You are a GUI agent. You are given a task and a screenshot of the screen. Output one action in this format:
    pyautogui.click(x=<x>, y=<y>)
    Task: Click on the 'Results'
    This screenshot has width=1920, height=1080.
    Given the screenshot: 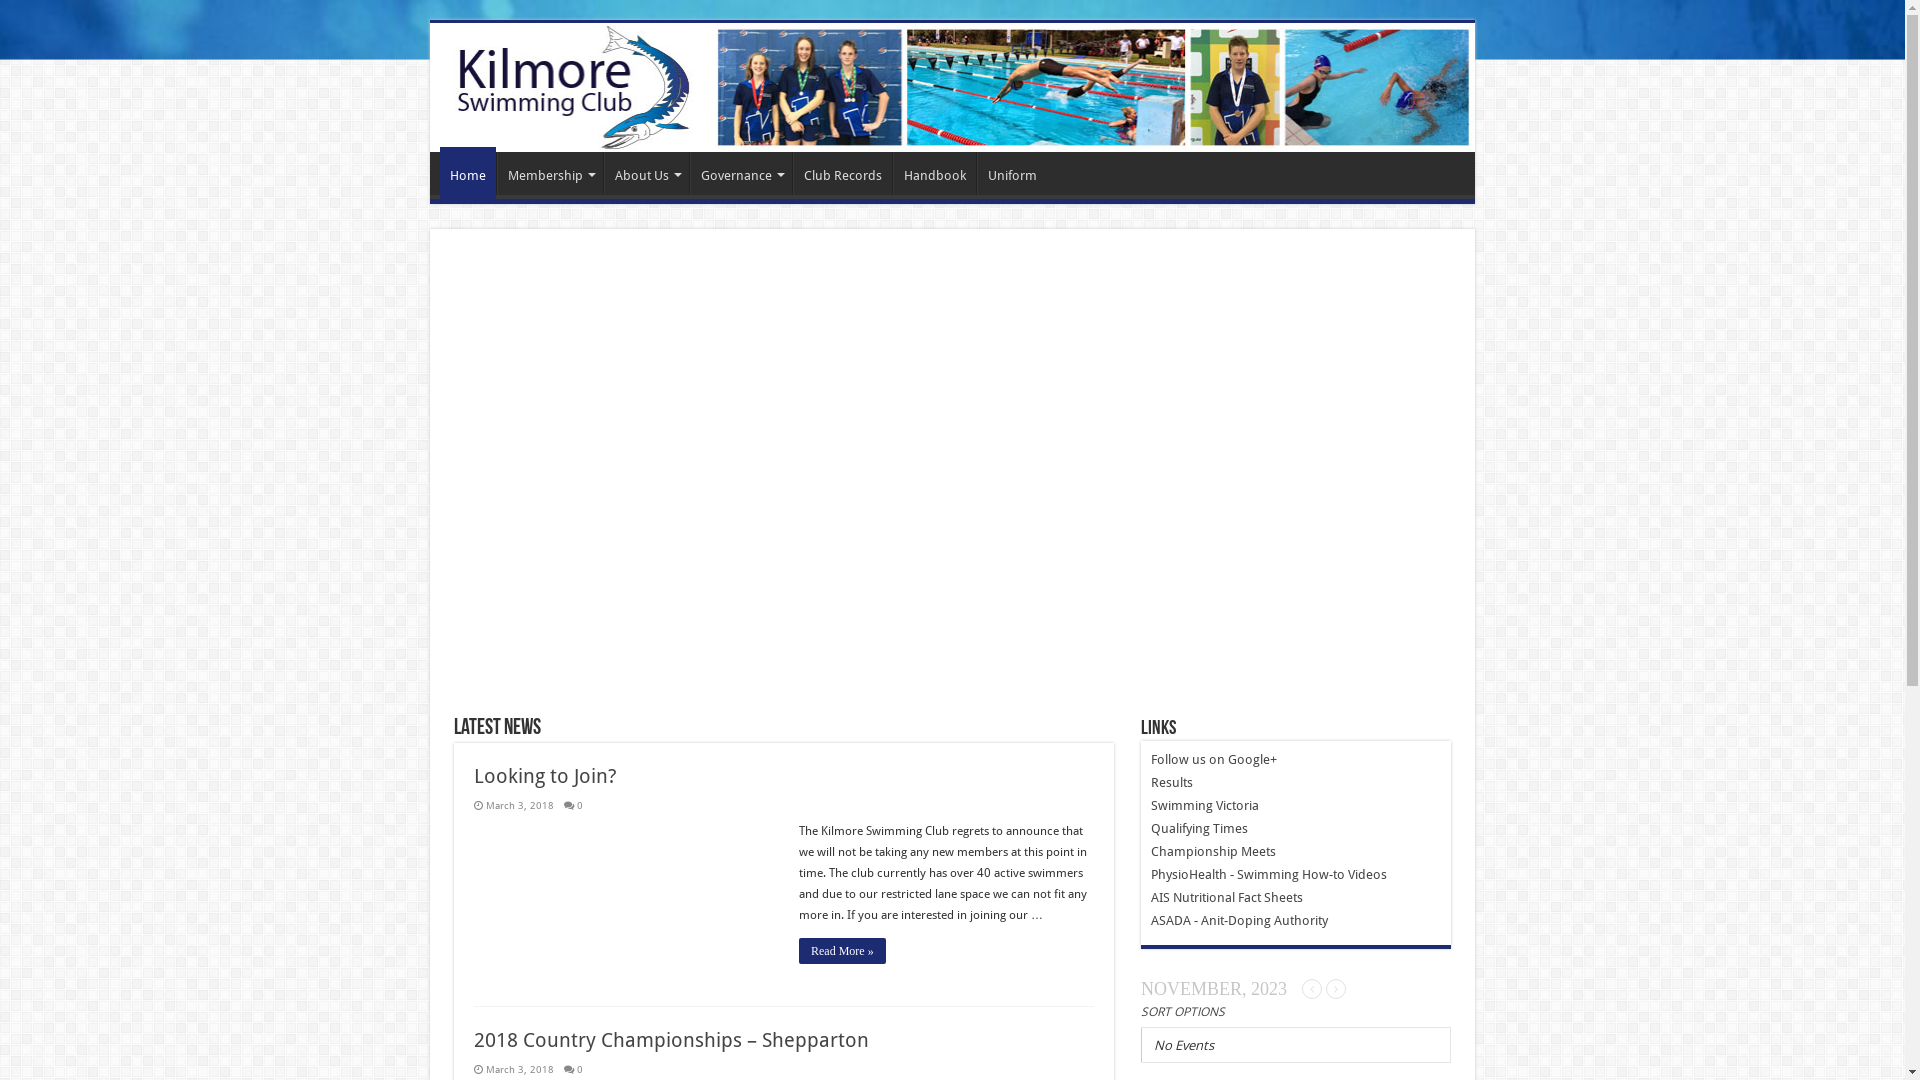 What is the action you would take?
    pyautogui.click(x=1171, y=780)
    